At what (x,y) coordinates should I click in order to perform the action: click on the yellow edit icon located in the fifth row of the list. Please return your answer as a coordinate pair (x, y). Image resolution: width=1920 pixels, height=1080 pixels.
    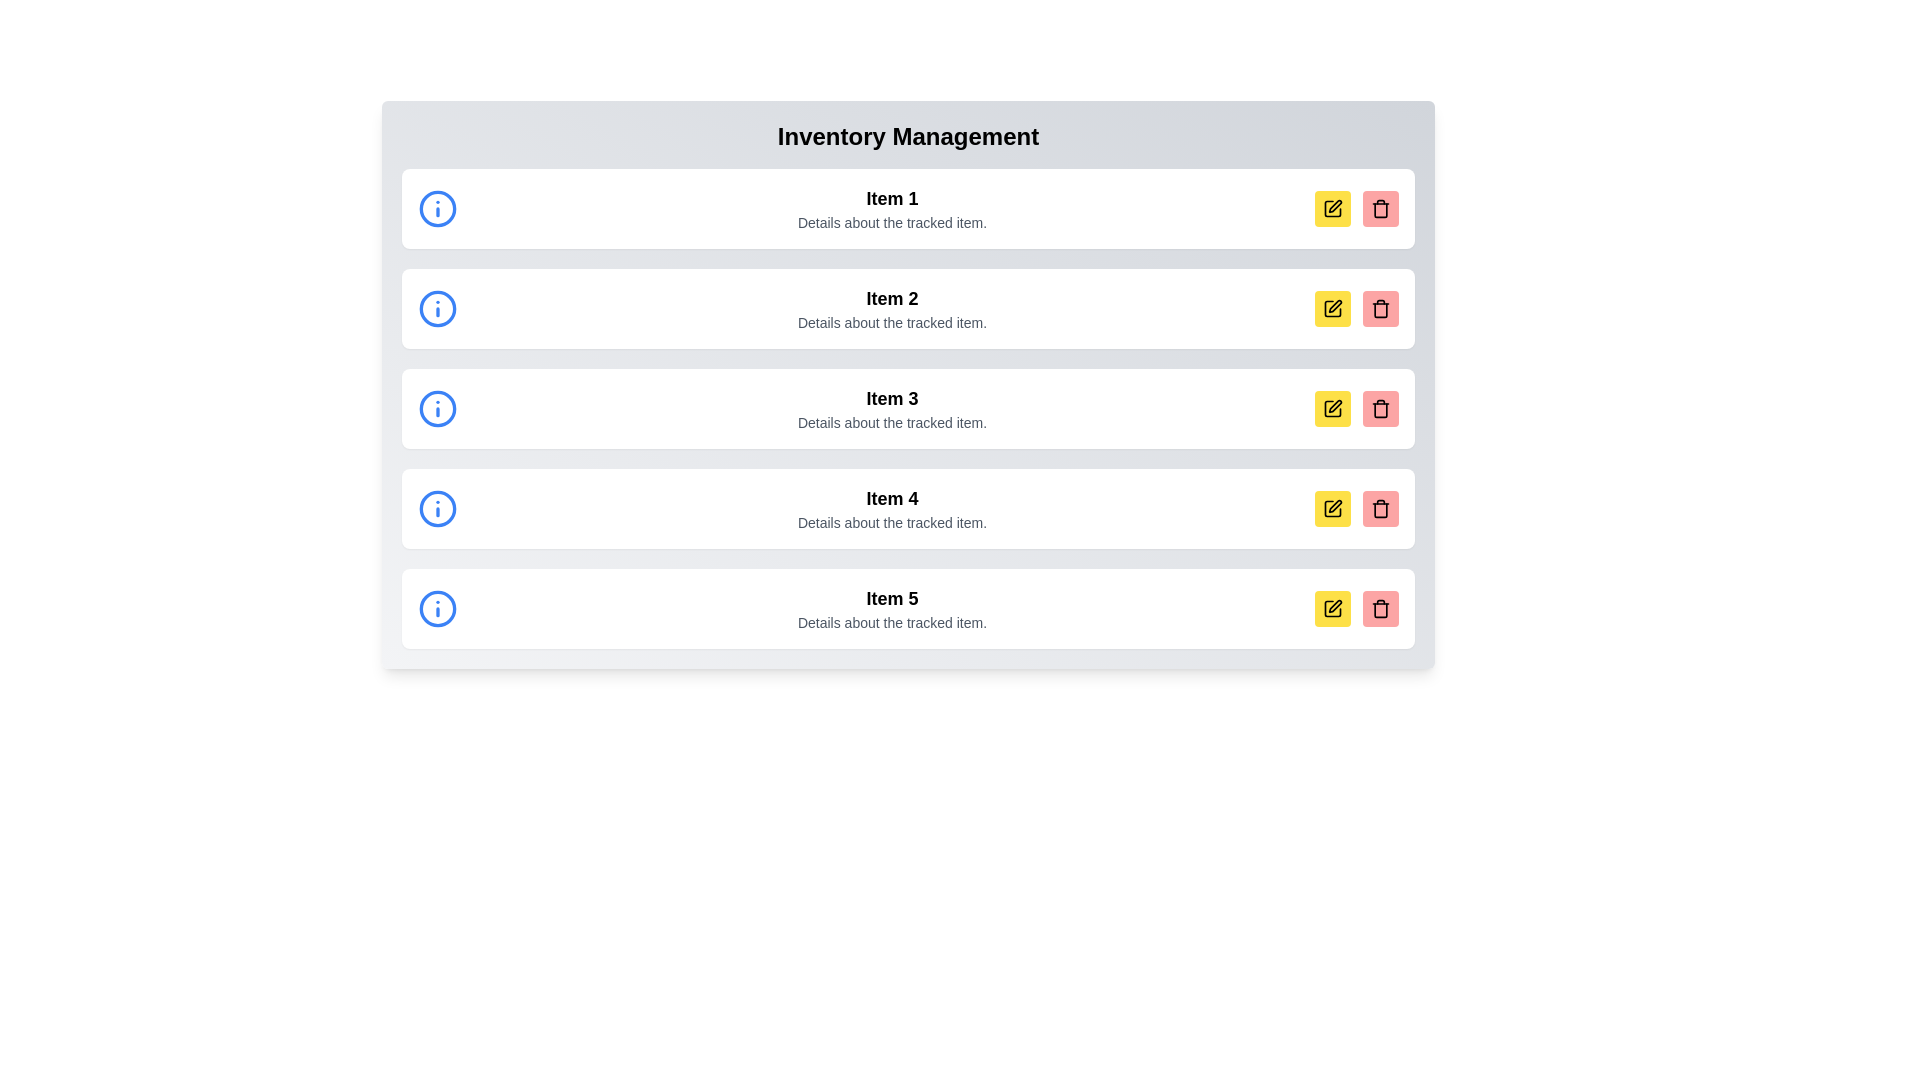
    Looking at the image, I should click on (1333, 508).